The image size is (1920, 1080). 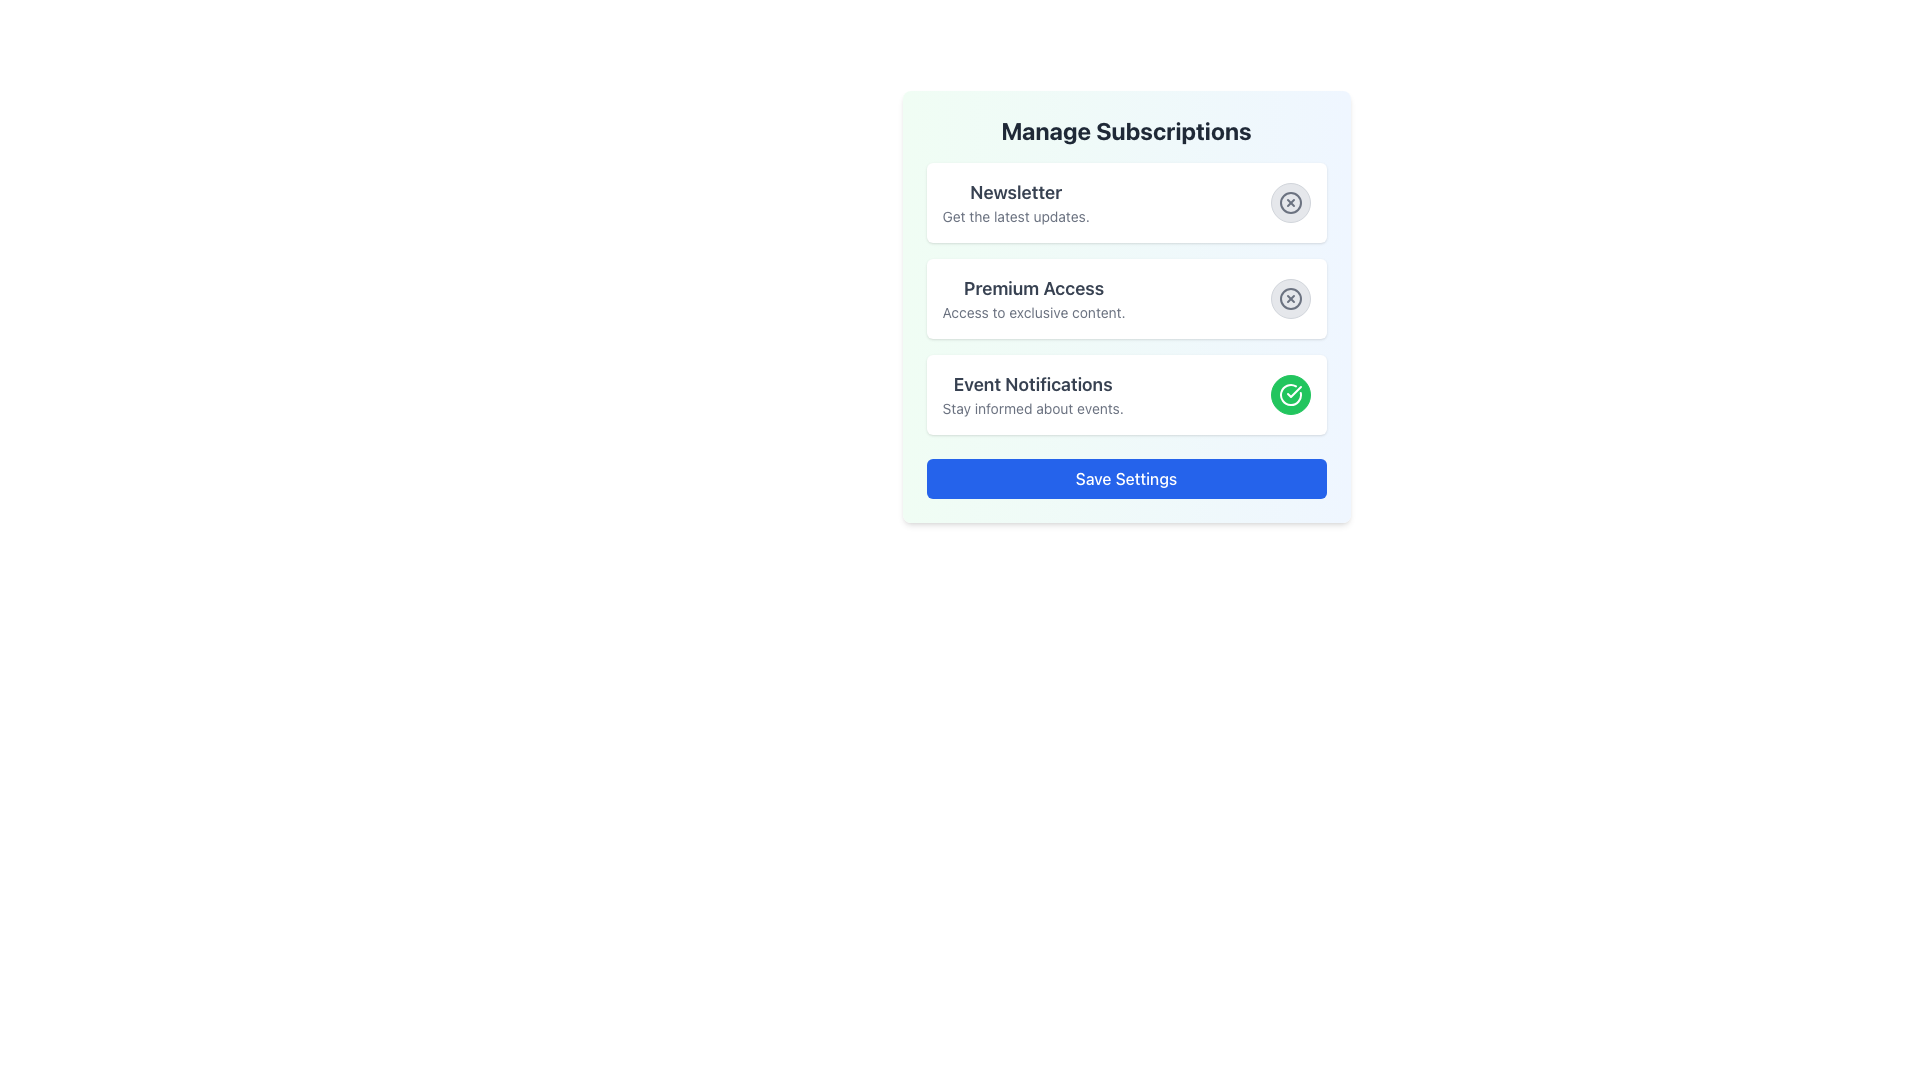 I want to click on text element that contains 'Get the latest updates.' located beneath the 'Newsletter' text in the settings interface, so click(x=1016, y=216).